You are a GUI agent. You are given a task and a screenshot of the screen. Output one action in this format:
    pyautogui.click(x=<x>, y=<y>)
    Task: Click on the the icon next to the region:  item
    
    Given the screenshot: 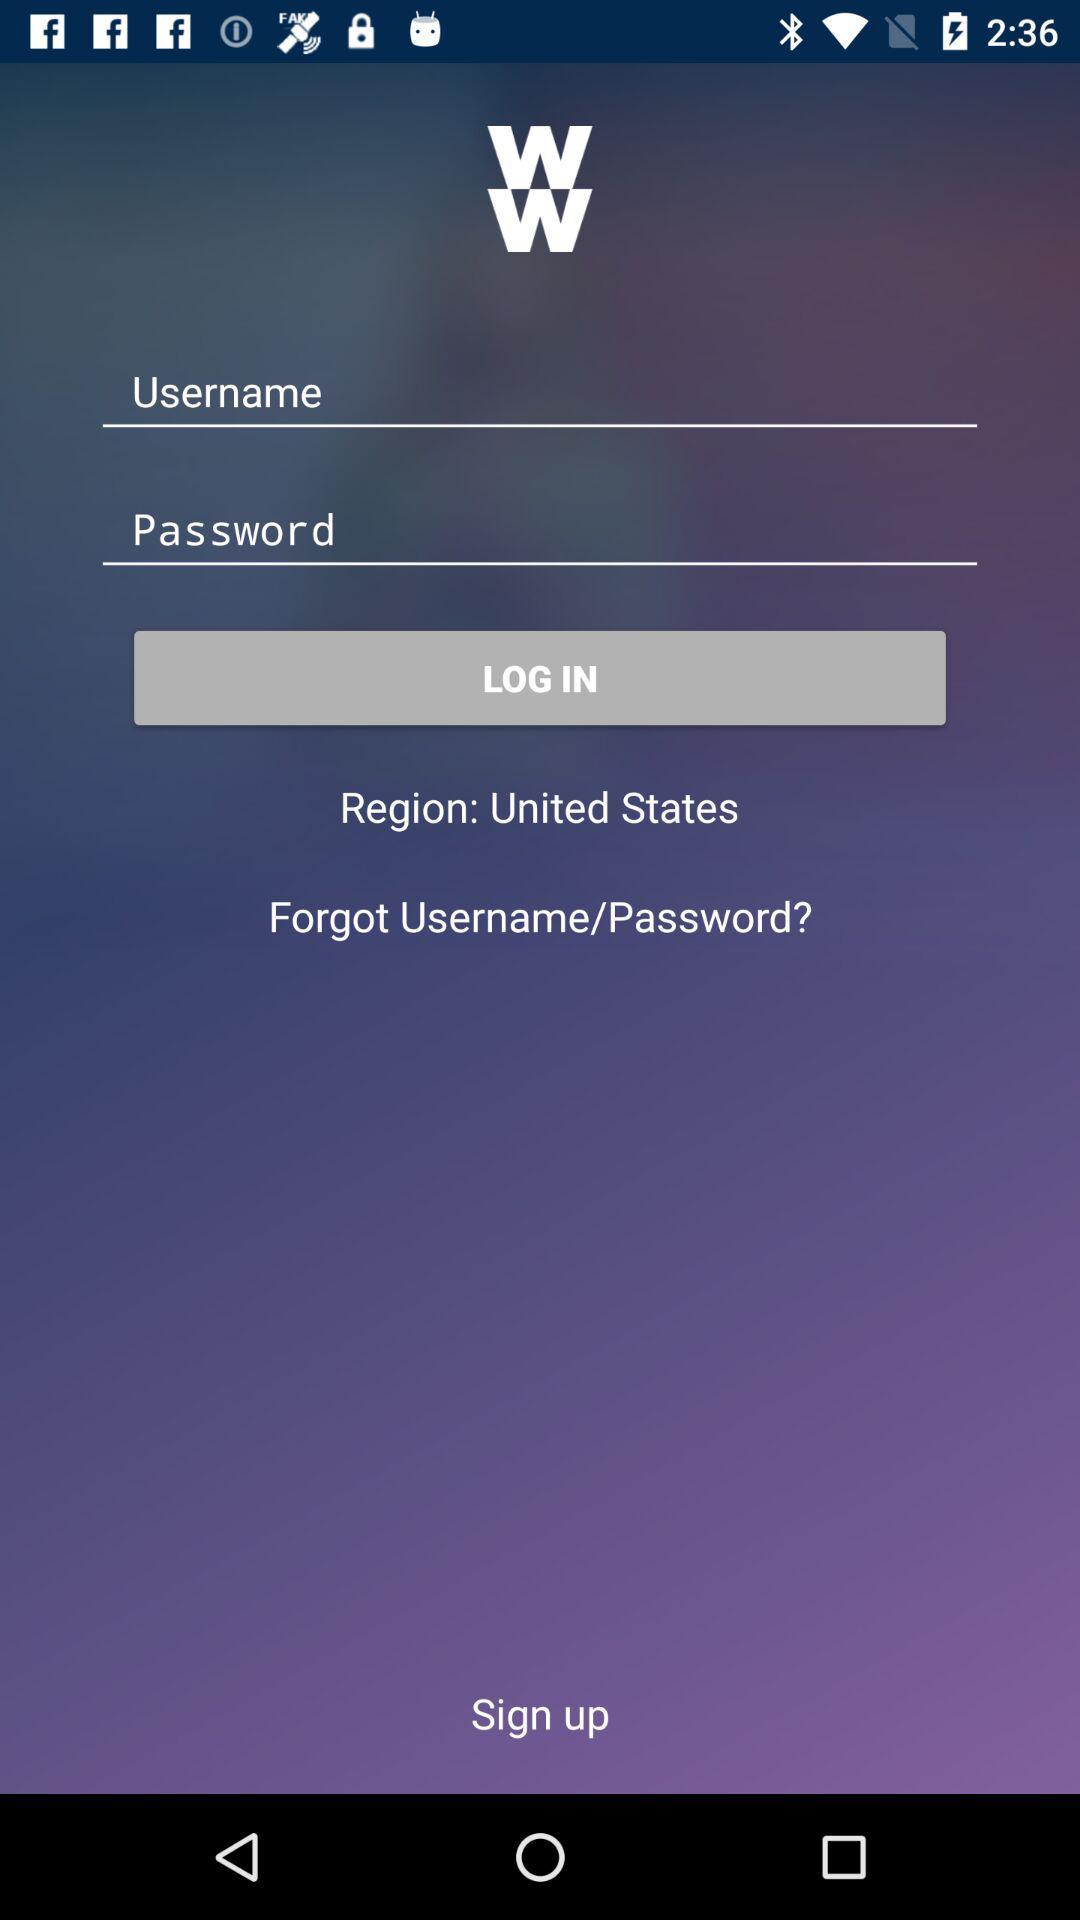 What is the action you would take?
    pyautogui.click(x=613, y=806)
    